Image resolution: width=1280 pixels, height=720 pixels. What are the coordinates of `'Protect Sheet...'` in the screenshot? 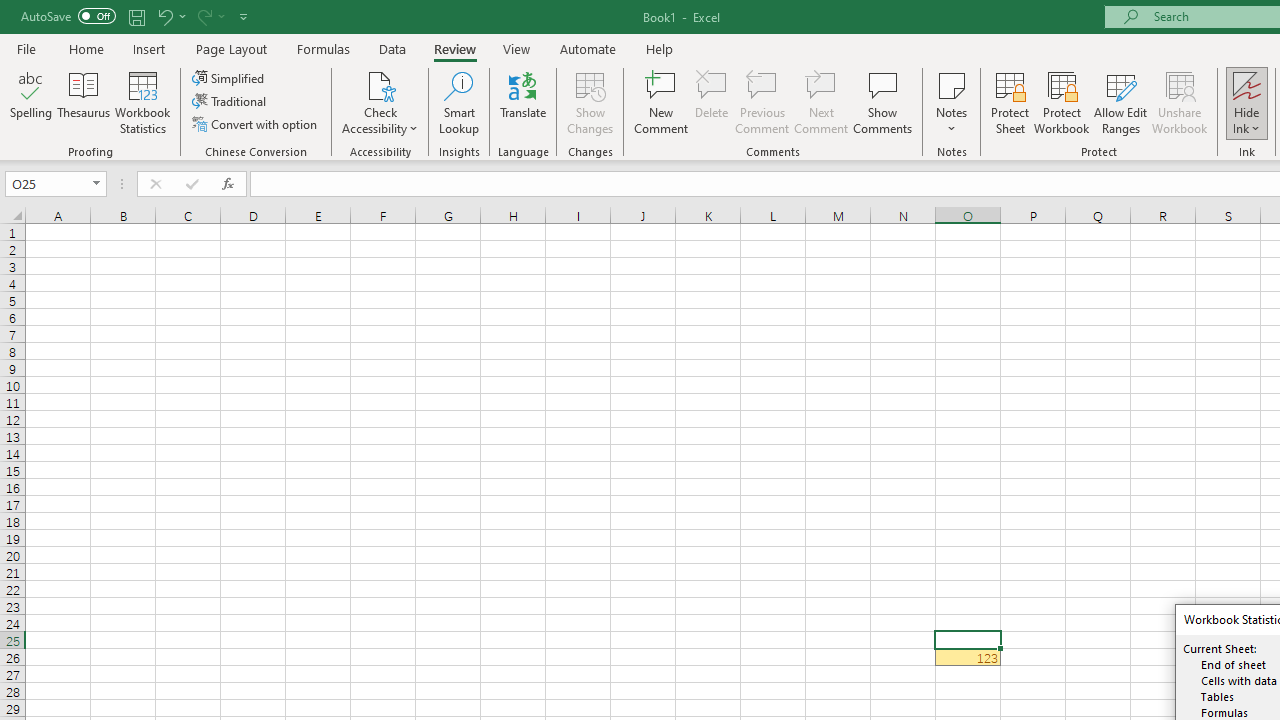 It's located at (1010, 103).